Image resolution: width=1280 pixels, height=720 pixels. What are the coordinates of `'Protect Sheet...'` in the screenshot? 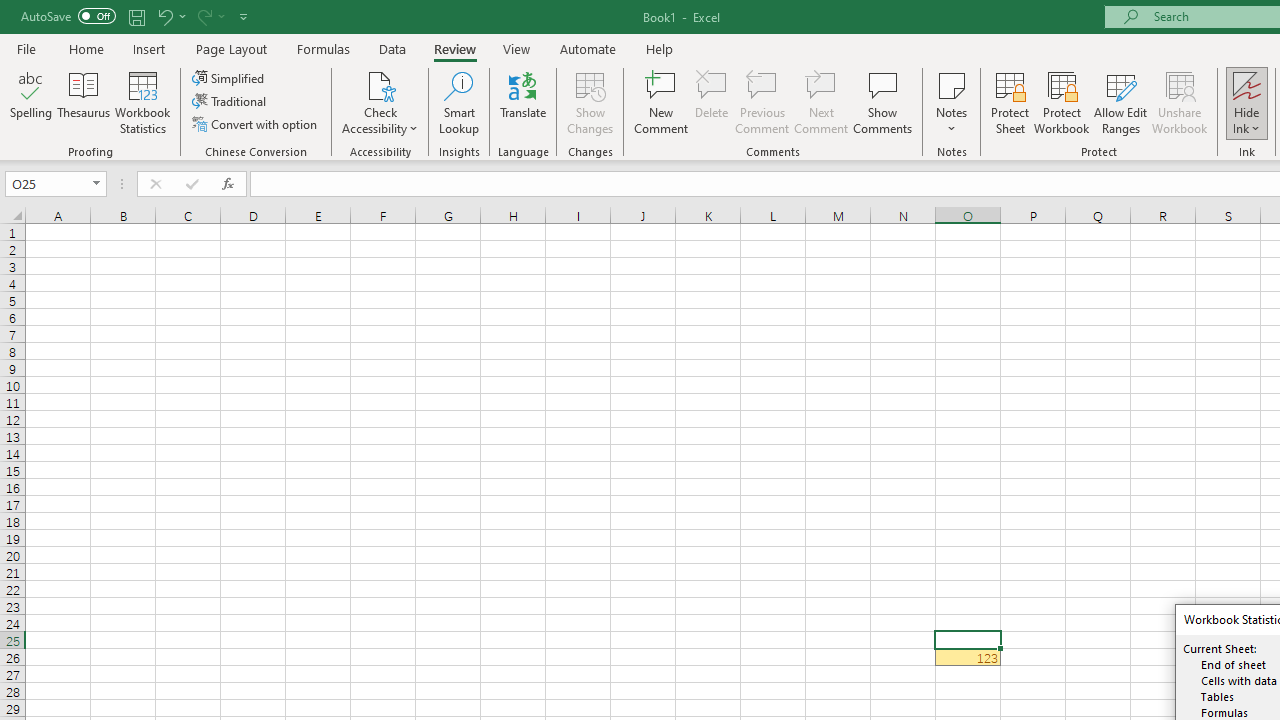 It's located at (1010, 103).